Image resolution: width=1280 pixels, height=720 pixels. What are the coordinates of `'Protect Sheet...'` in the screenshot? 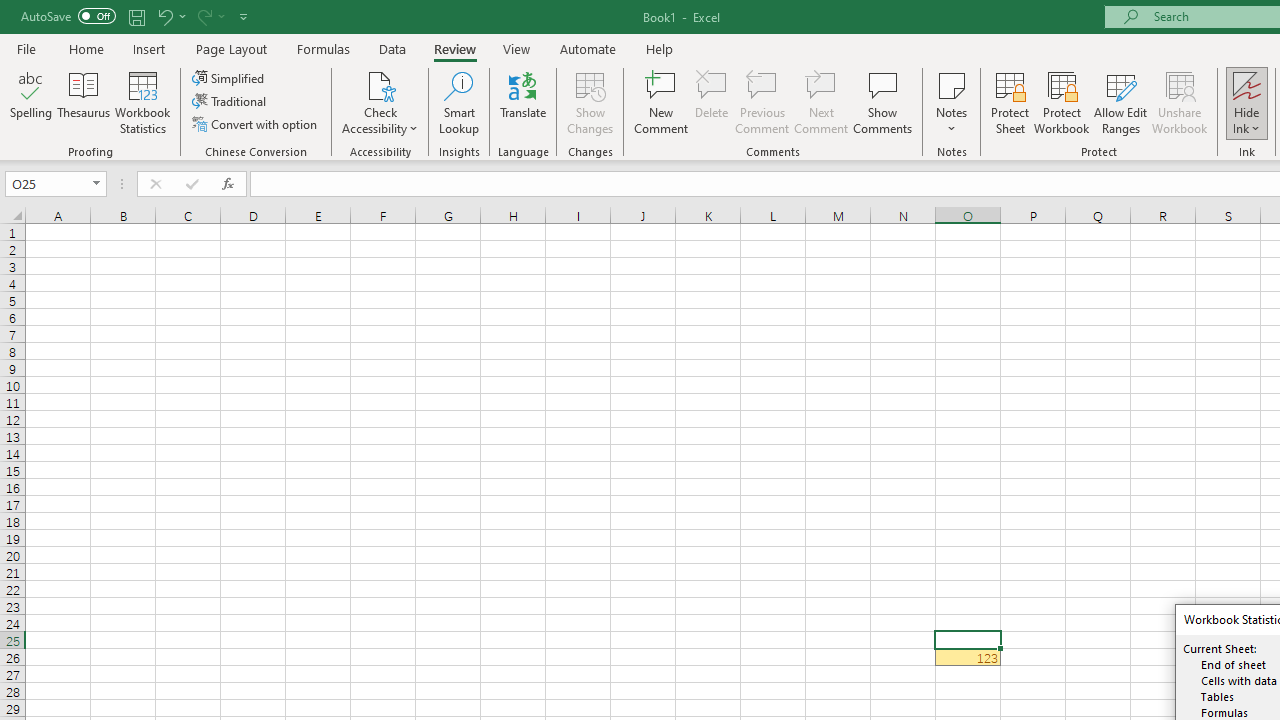 It's located at (1010, 103).